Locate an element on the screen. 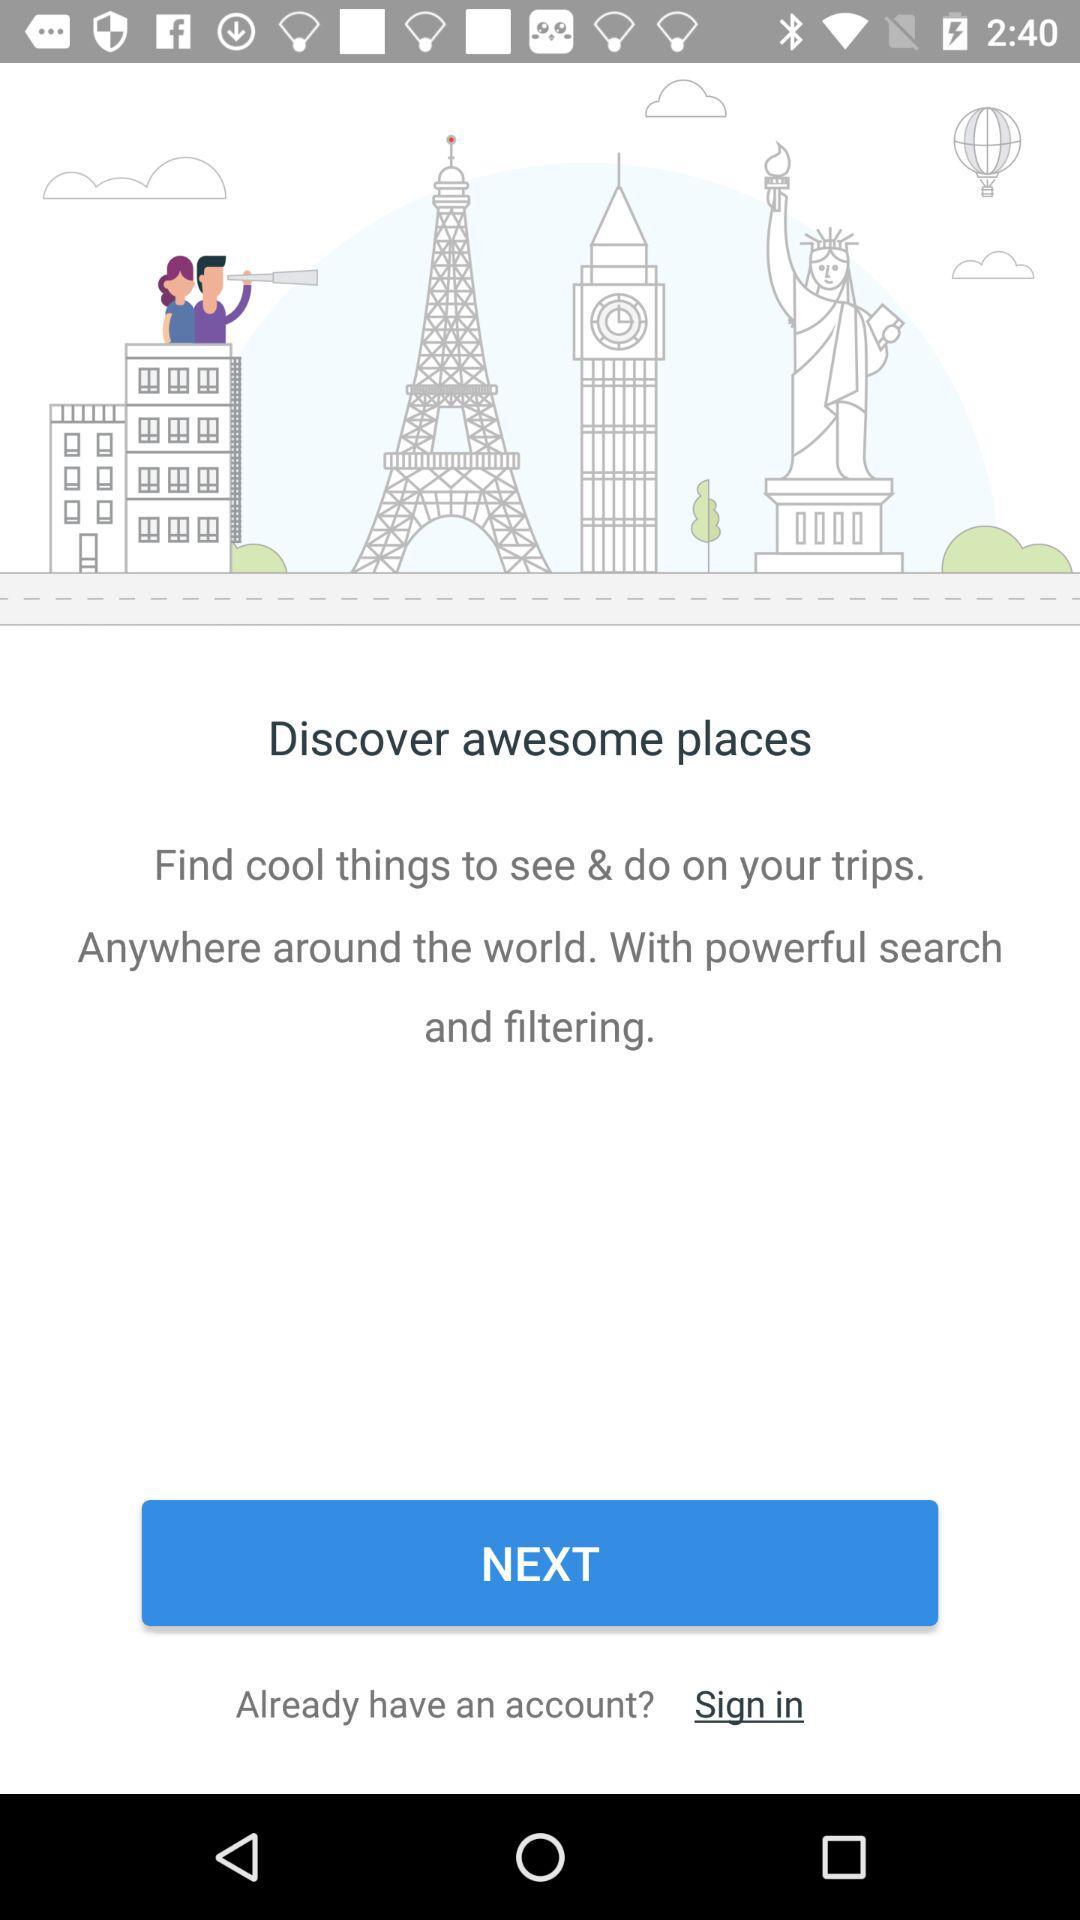 Image resolution: width=1080 pixels, height=1920 pixels. sign in at the bottom right corner is located at coordinates (749, 1702).